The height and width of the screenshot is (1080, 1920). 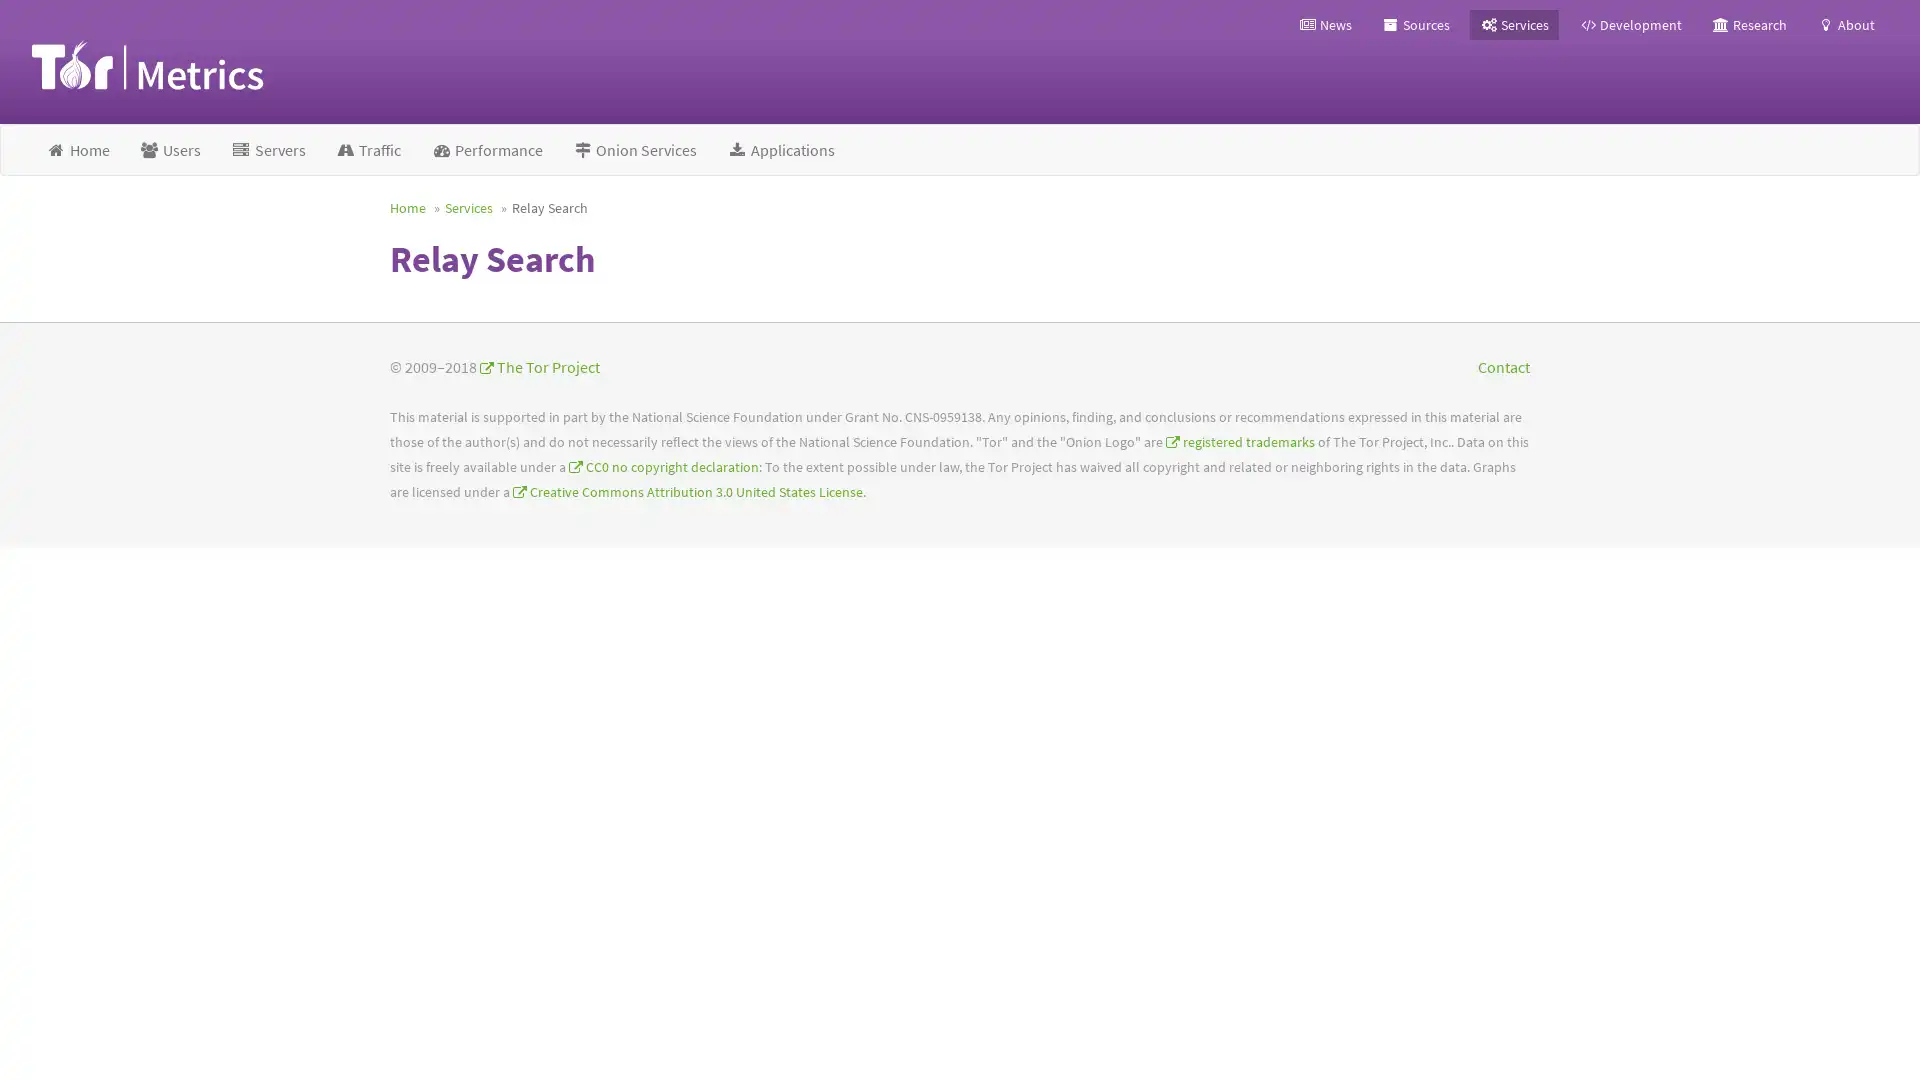 I want to click on Top Relays, so click(x=1484, y=456).